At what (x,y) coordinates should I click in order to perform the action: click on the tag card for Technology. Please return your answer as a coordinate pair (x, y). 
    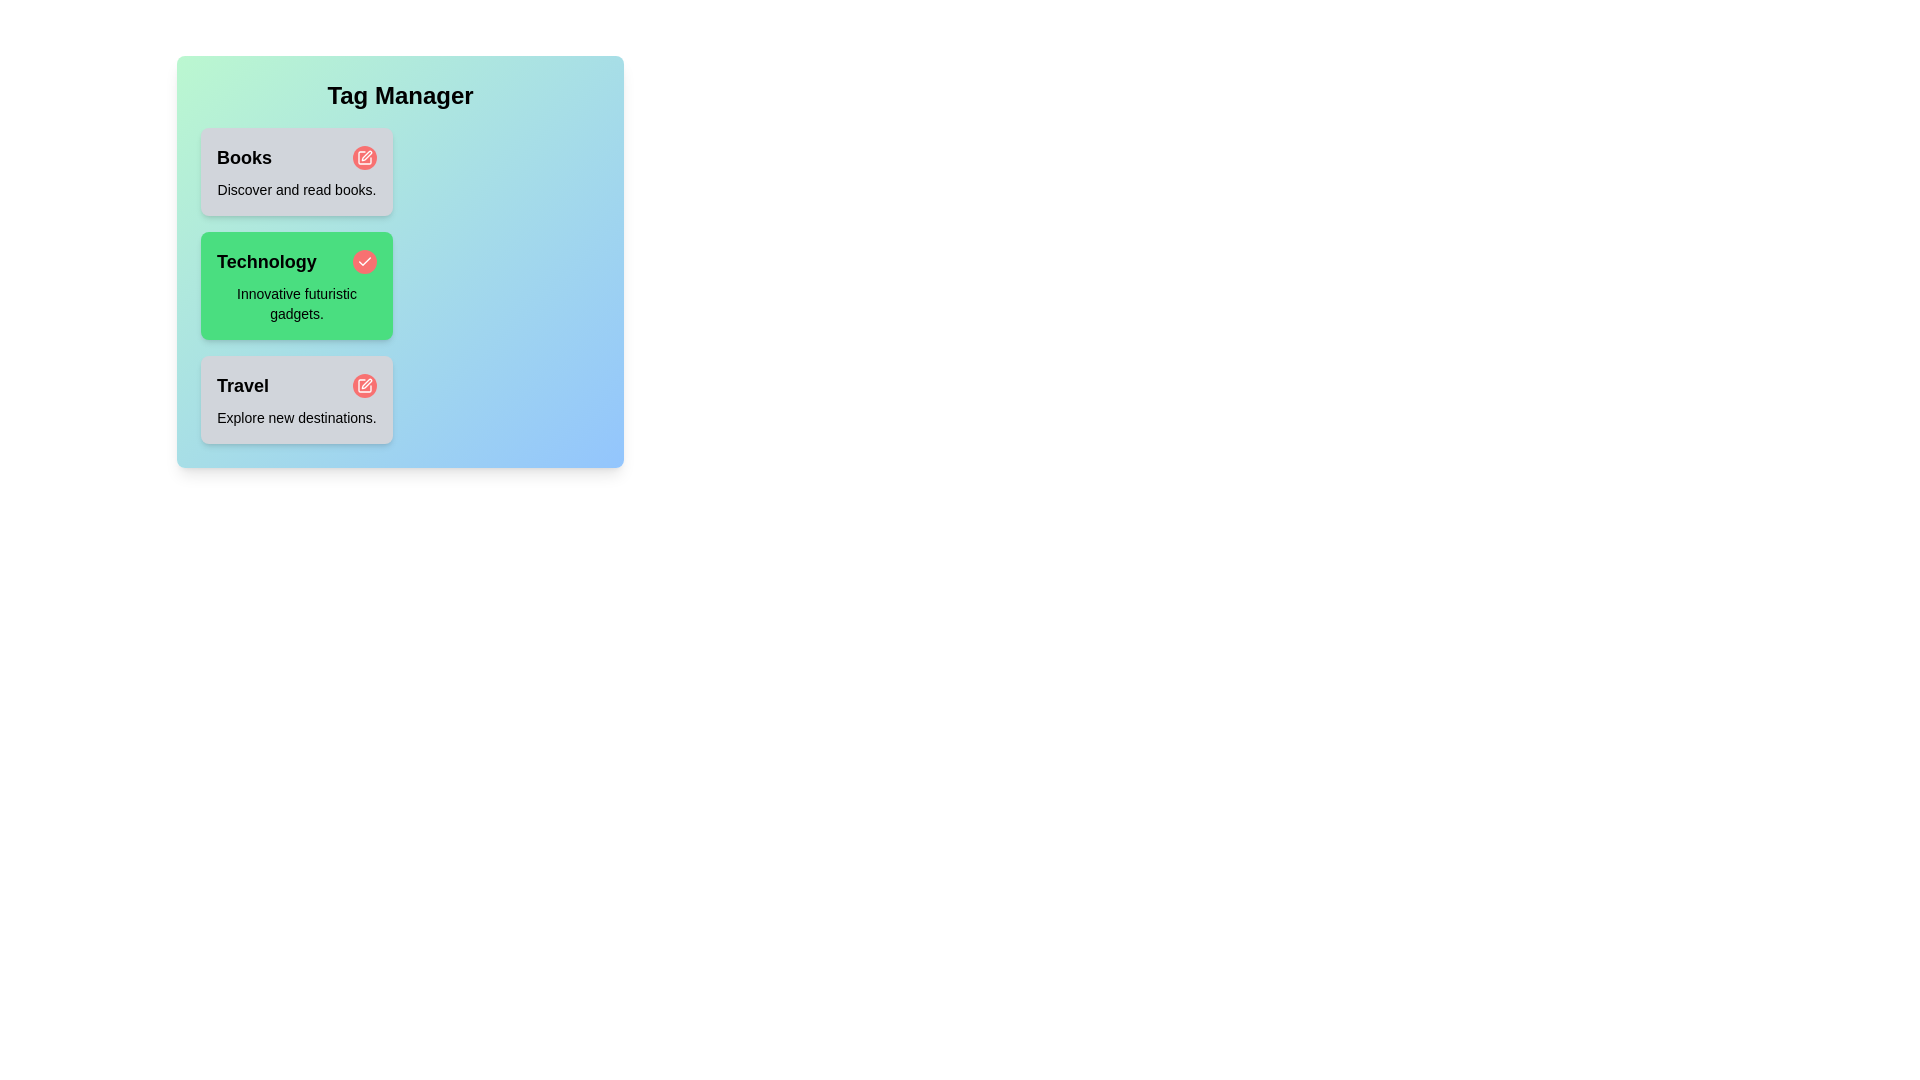
    Looking at the image, I should click on (296, 285).